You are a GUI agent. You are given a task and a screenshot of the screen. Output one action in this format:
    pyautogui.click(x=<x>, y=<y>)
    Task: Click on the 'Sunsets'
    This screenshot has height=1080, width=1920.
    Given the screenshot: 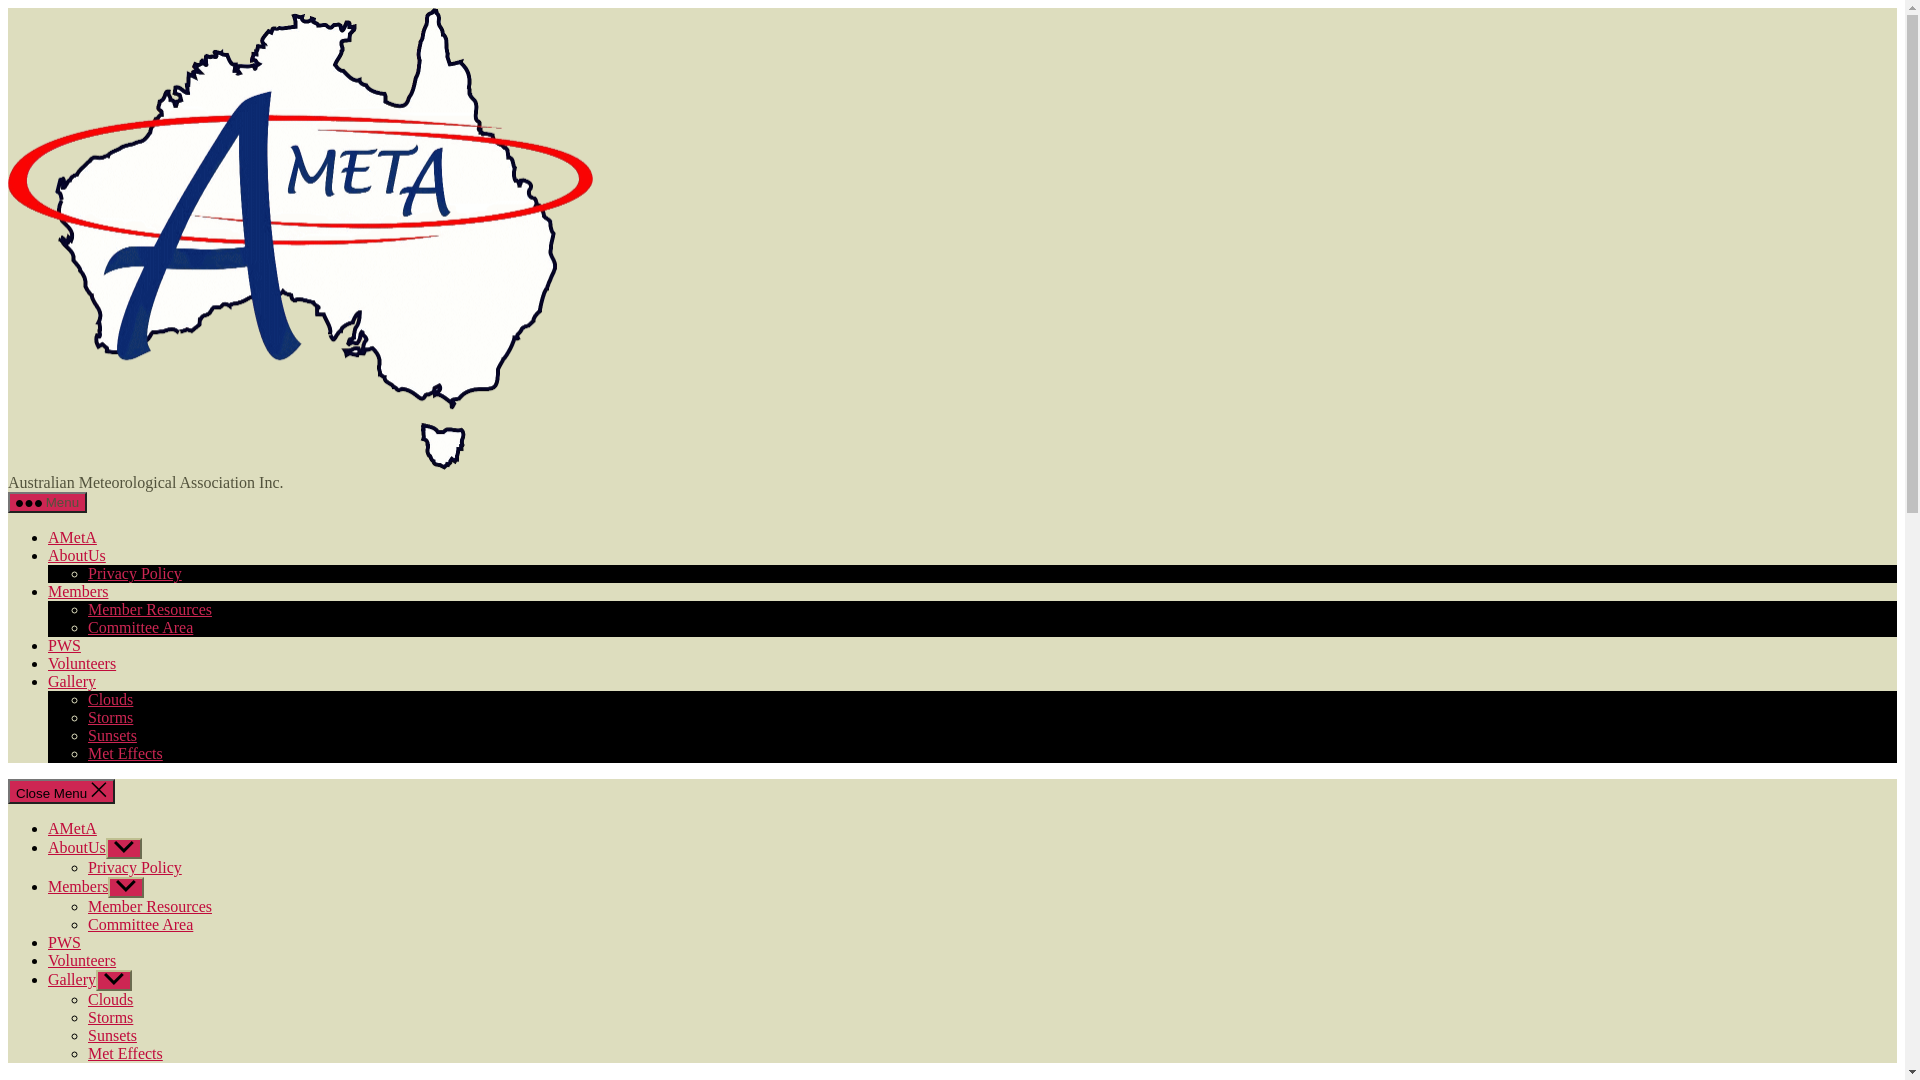 What is the action you would take?
    pyautogui.click(x=86, y=735)
    